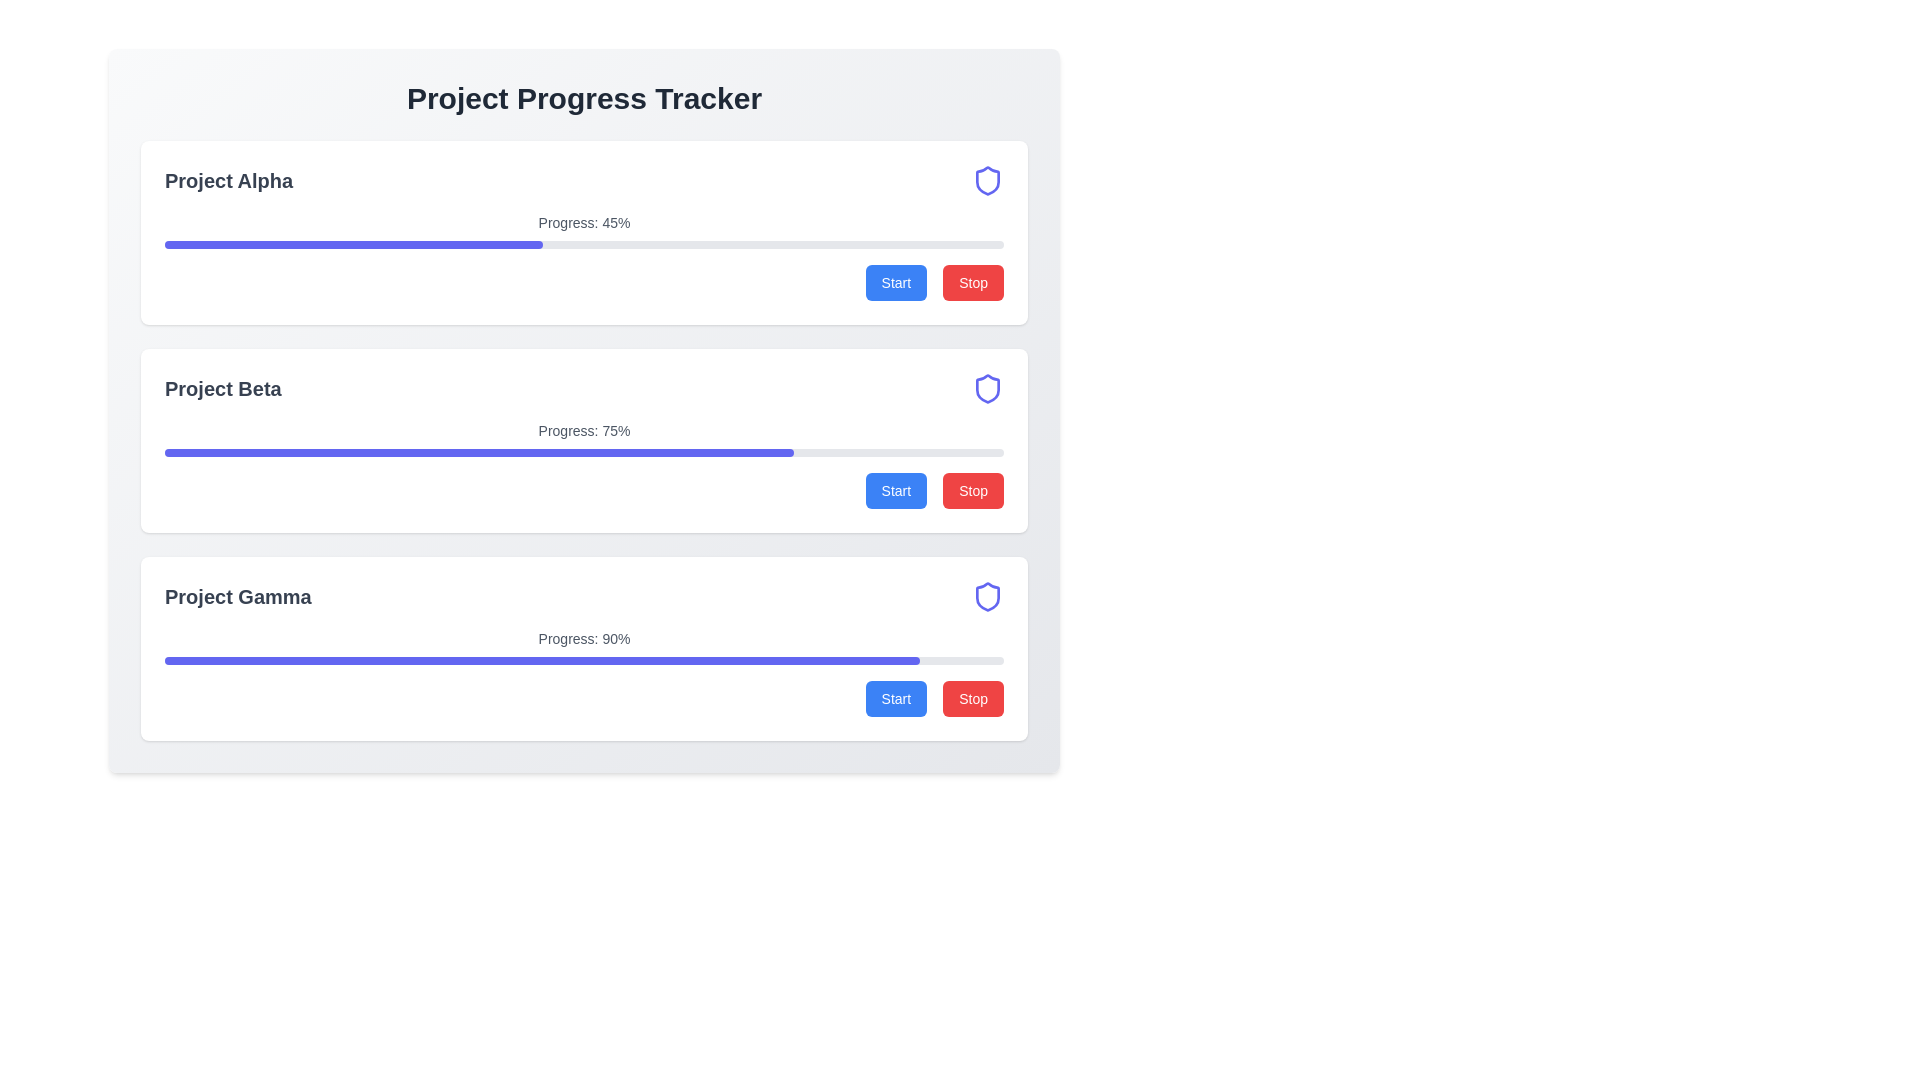  I want to click on the 'Stop' button located in the bottom-right corner of the horizontal action bar associated with 'Project Gamma', so click(973, 697).